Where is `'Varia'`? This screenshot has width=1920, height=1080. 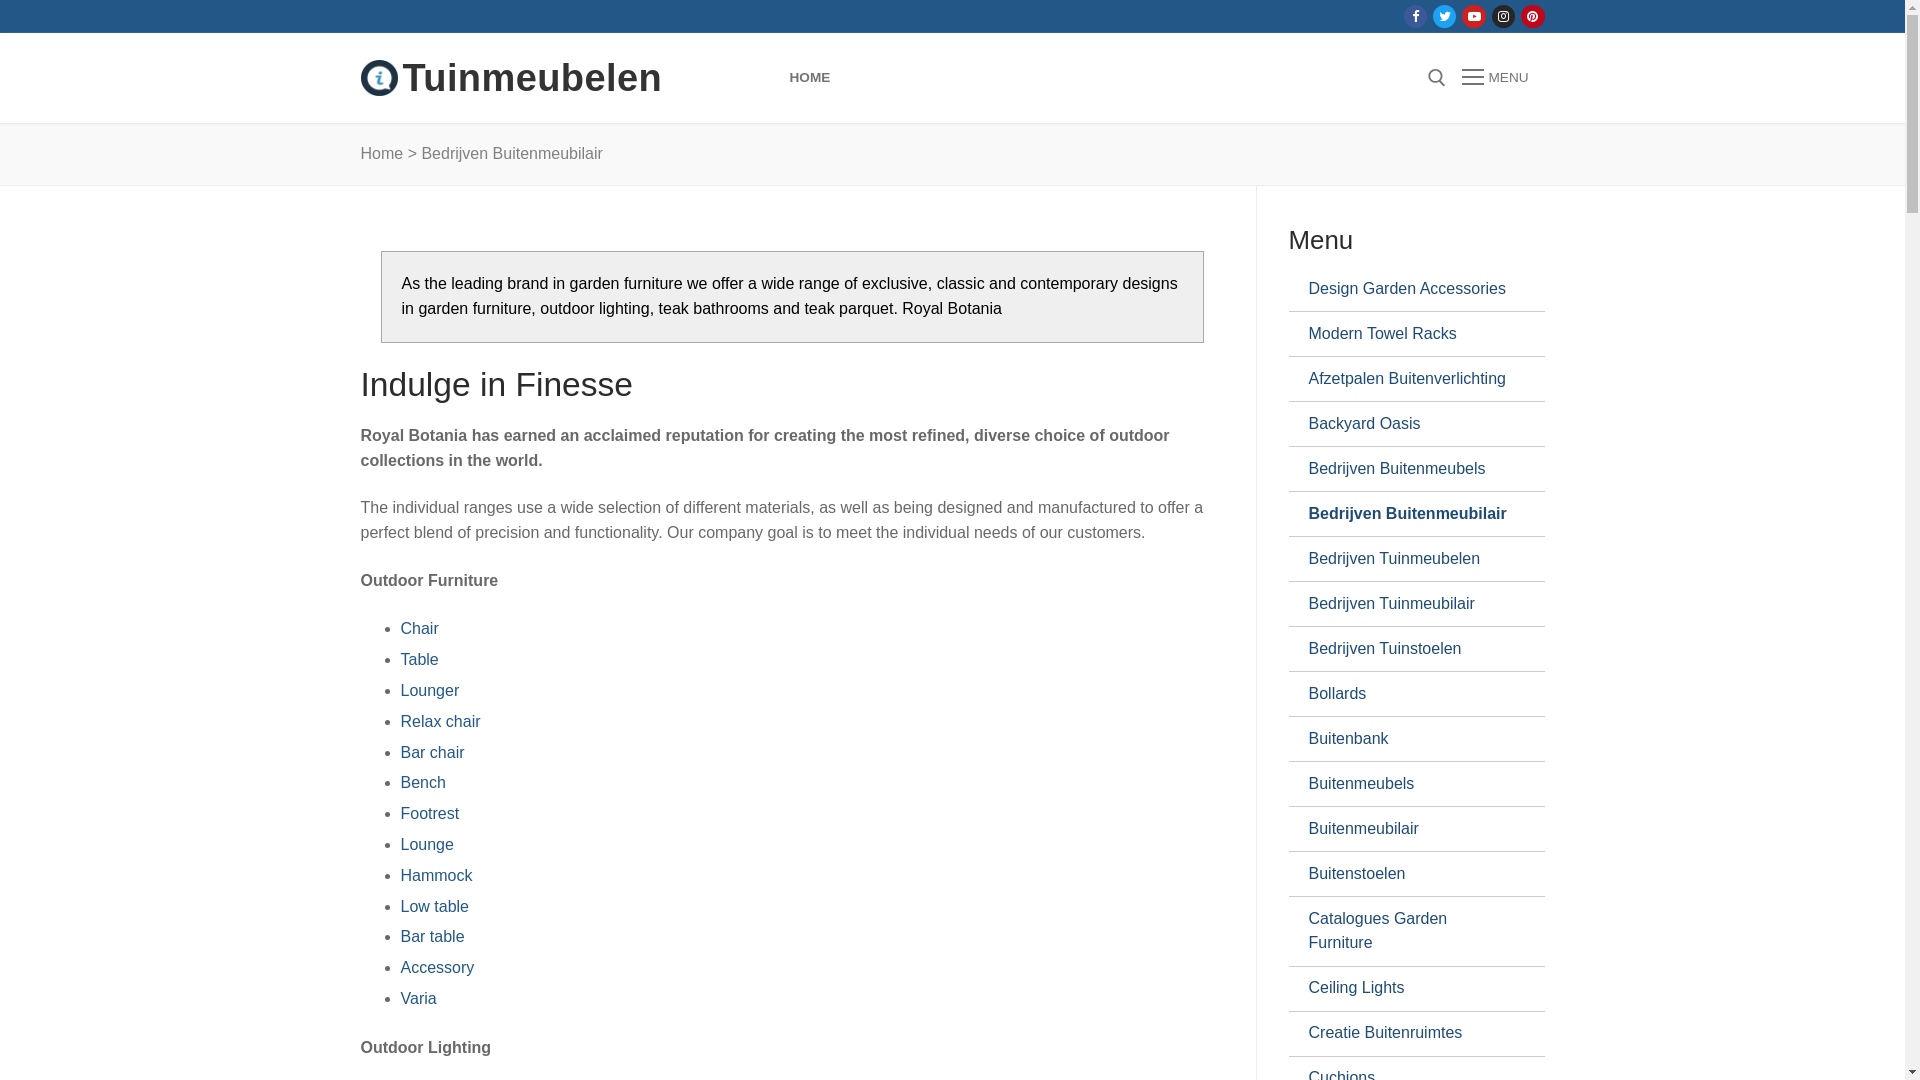
'Varia' is located at coordinates (416, 998).